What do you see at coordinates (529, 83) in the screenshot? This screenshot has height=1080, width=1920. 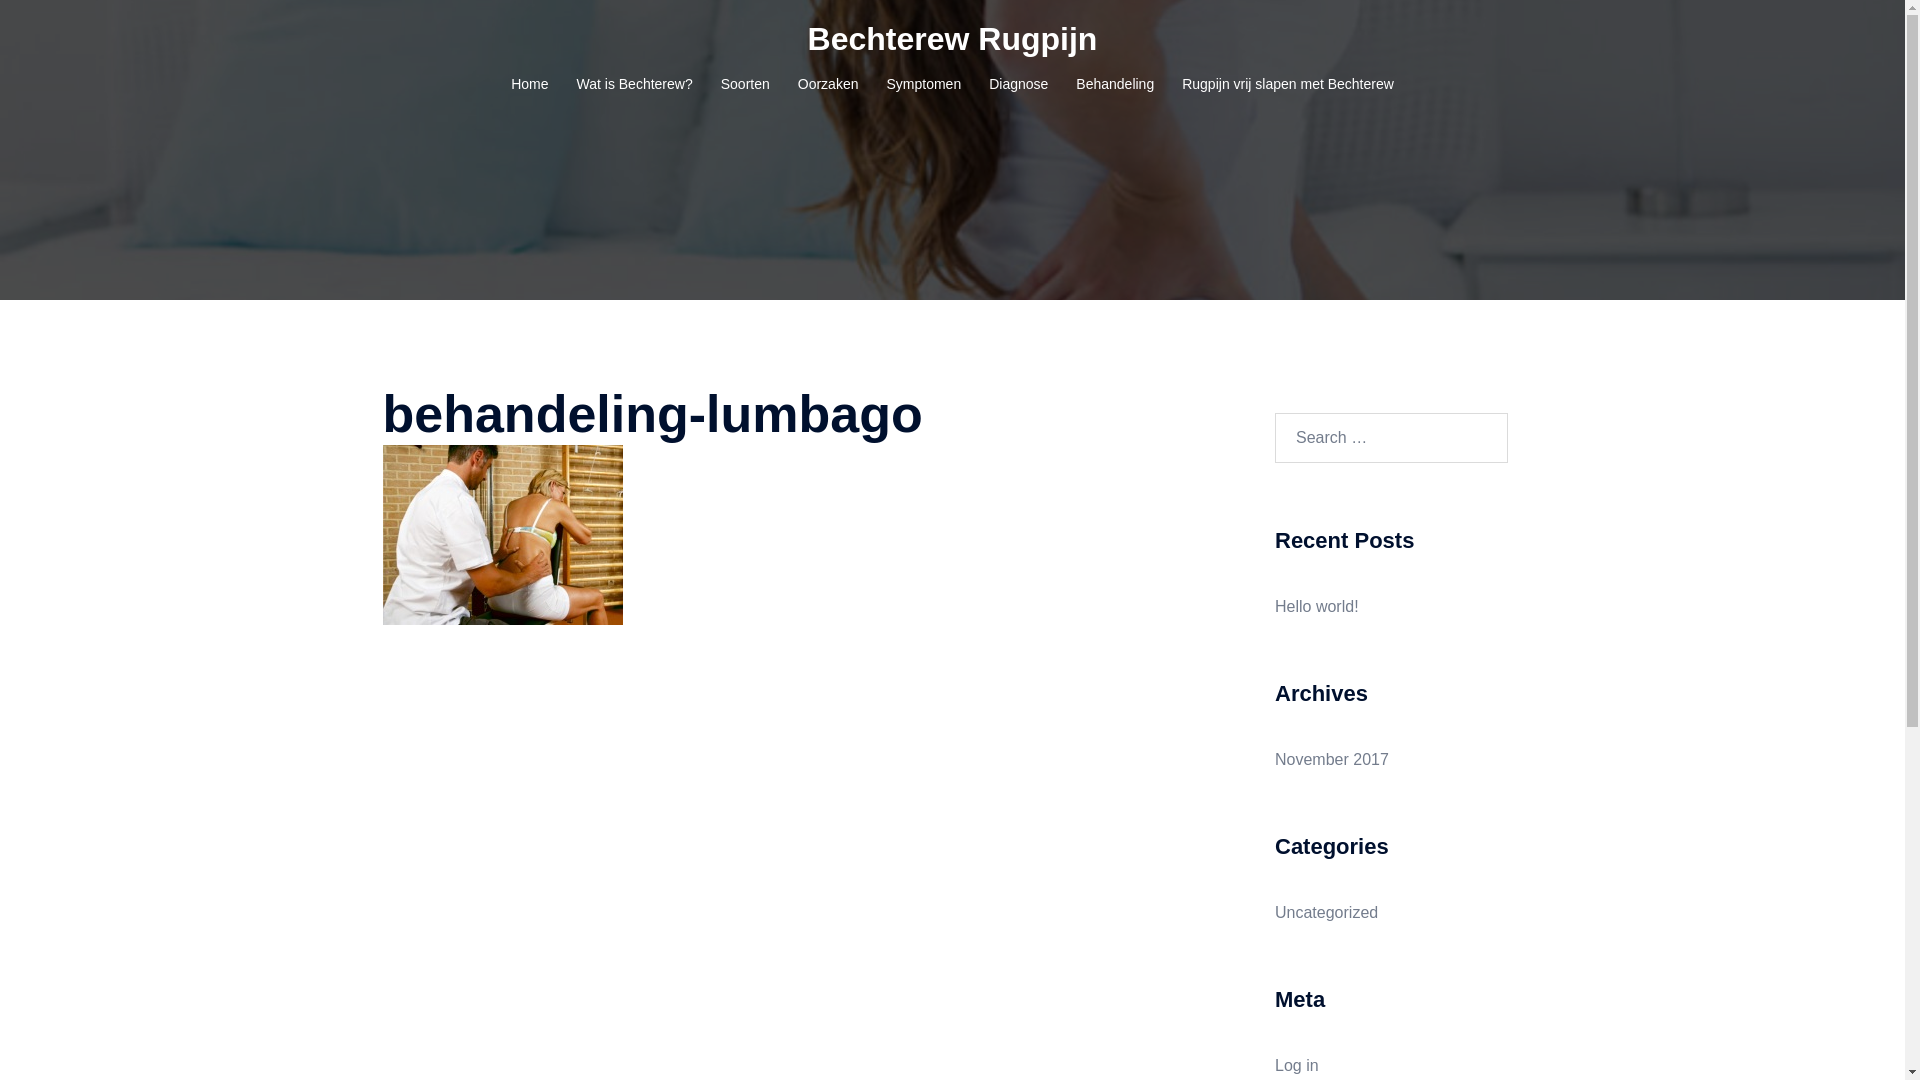 I see `'Home'` at bounding box center [529, 83].